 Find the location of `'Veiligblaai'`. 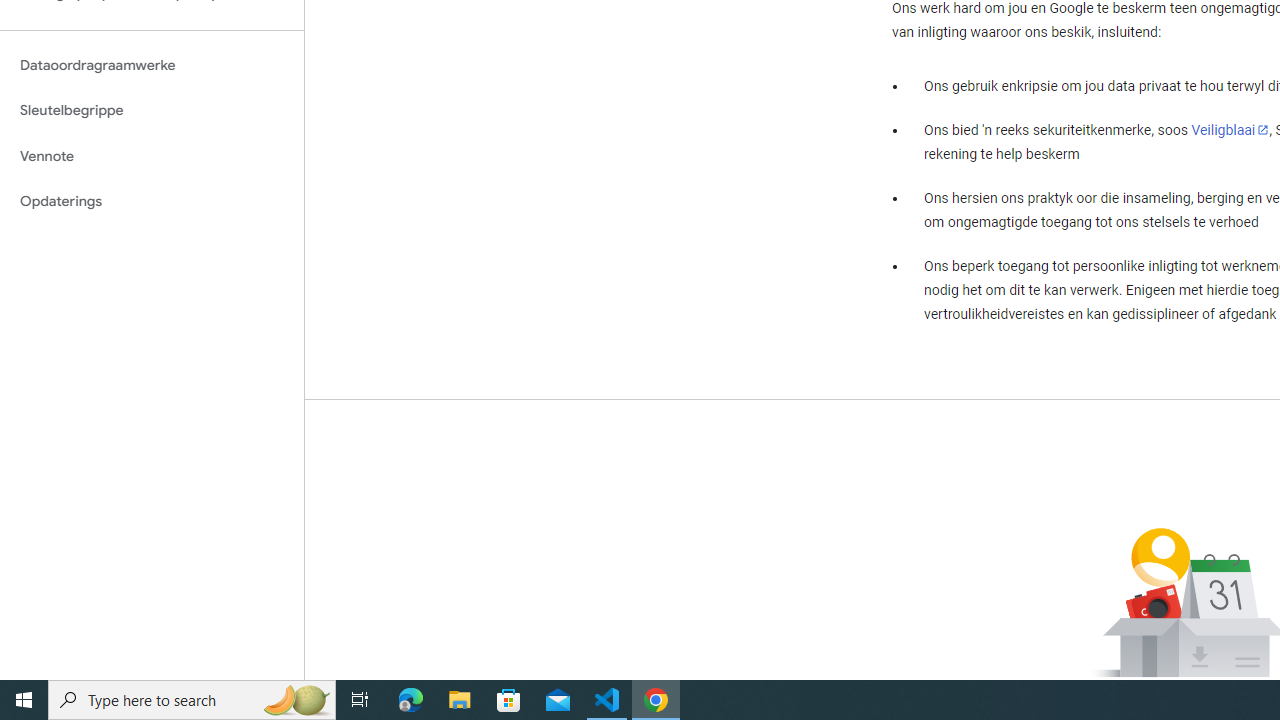

'Veiligblaai' is located at coordinates (1229, 129).